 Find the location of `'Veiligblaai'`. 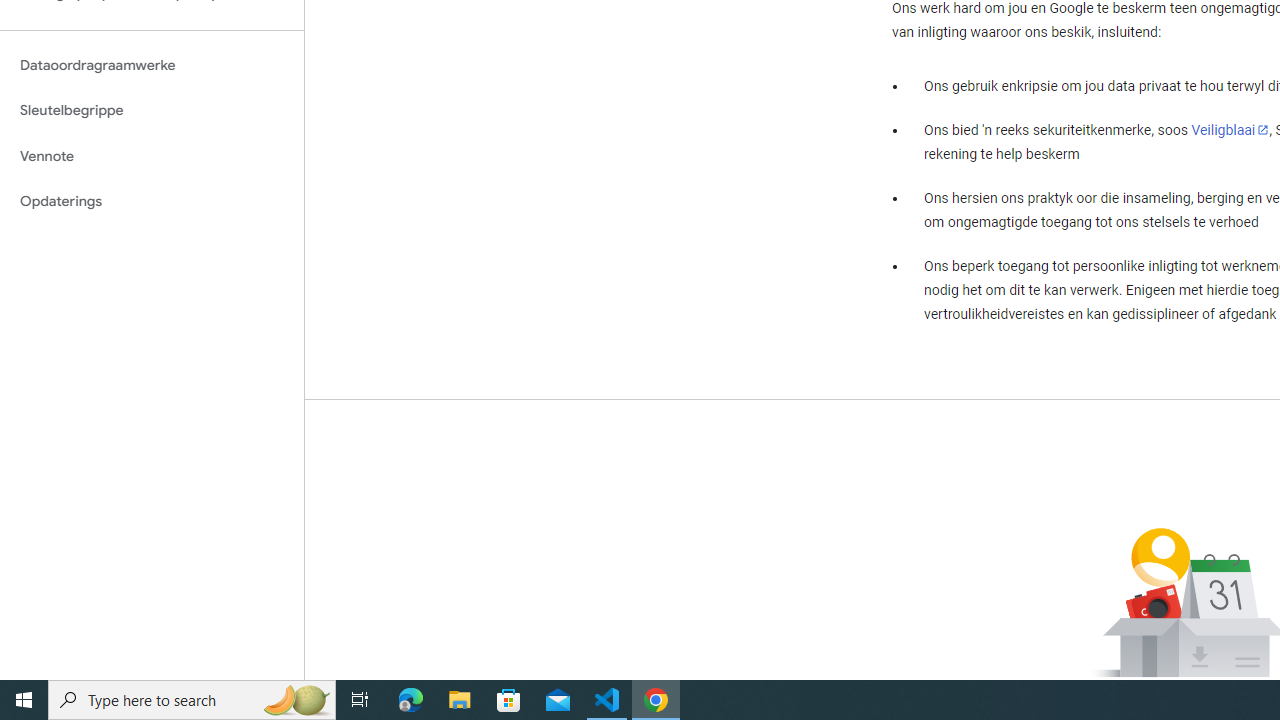

'Veiligblaai' is located at coordinates (1229, 129).